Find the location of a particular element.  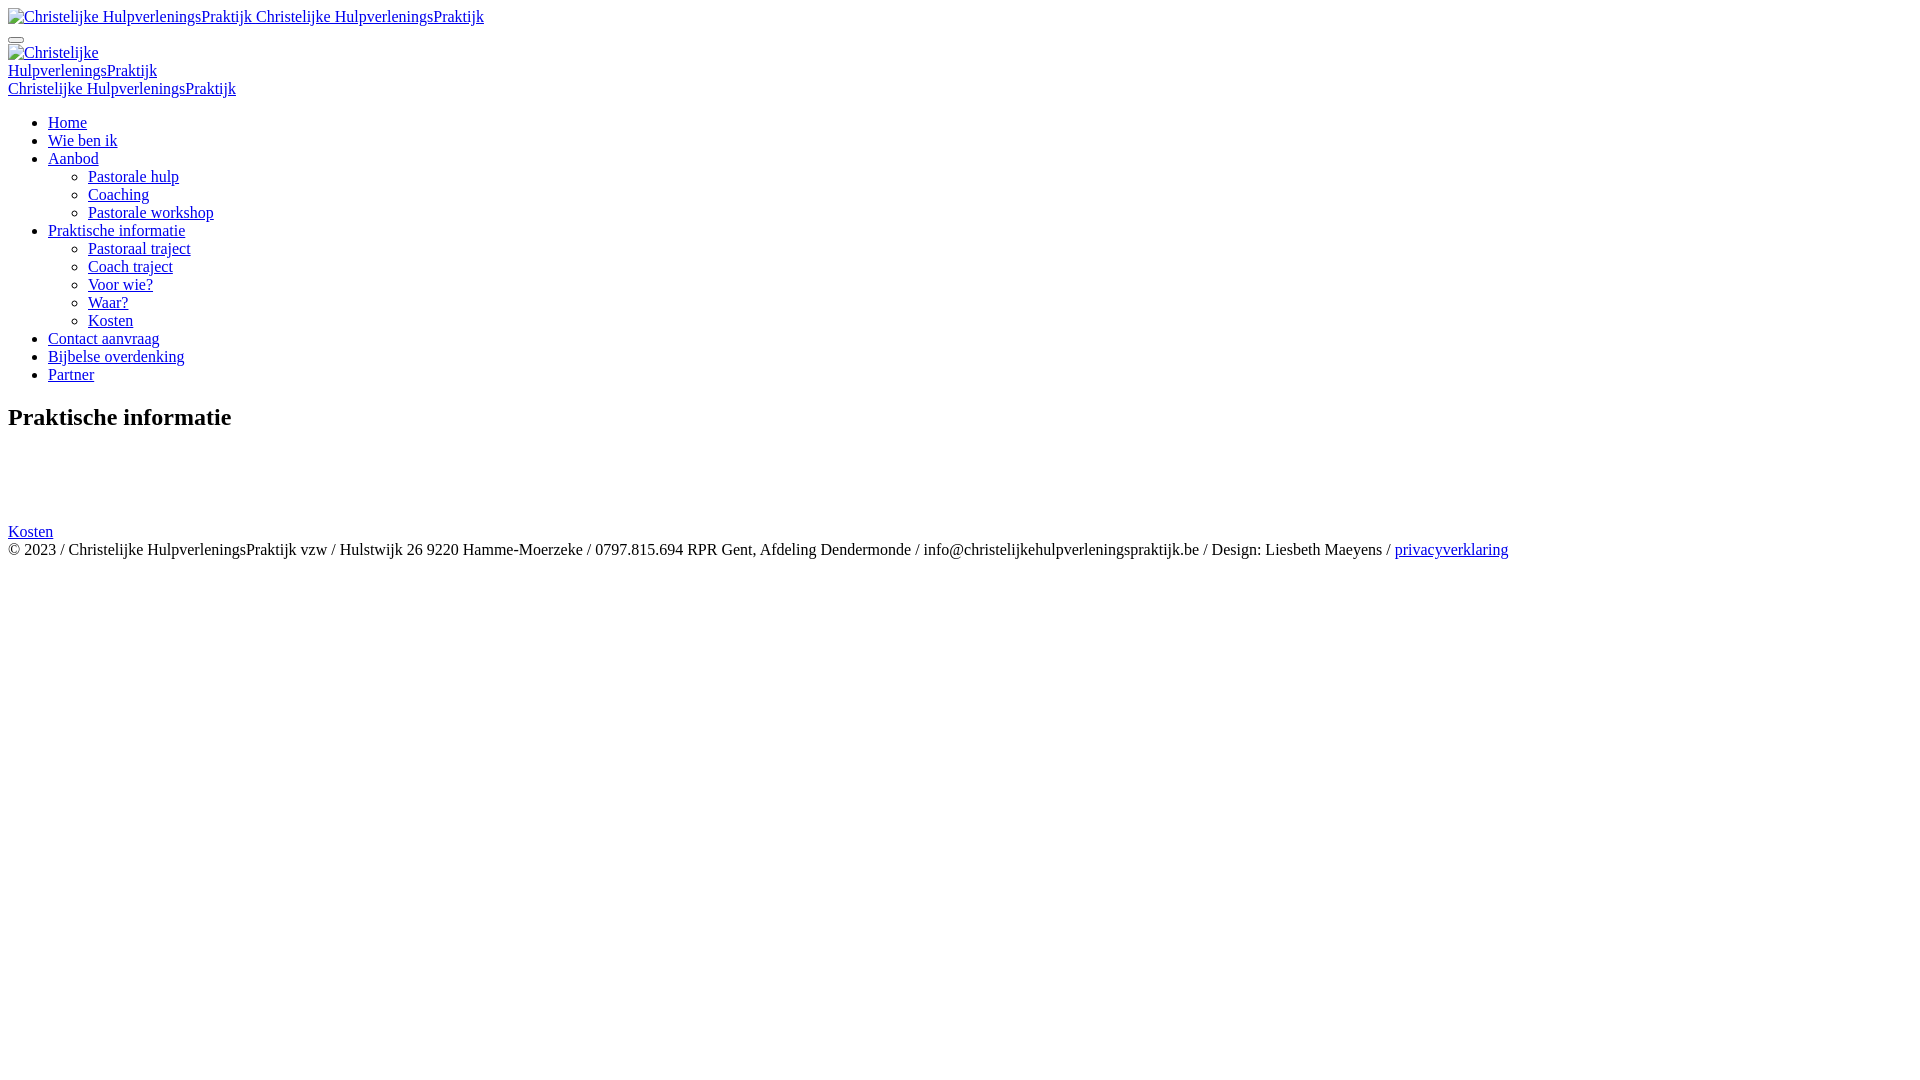

'privacyverklaring' is located at coordinates (1451, 549).